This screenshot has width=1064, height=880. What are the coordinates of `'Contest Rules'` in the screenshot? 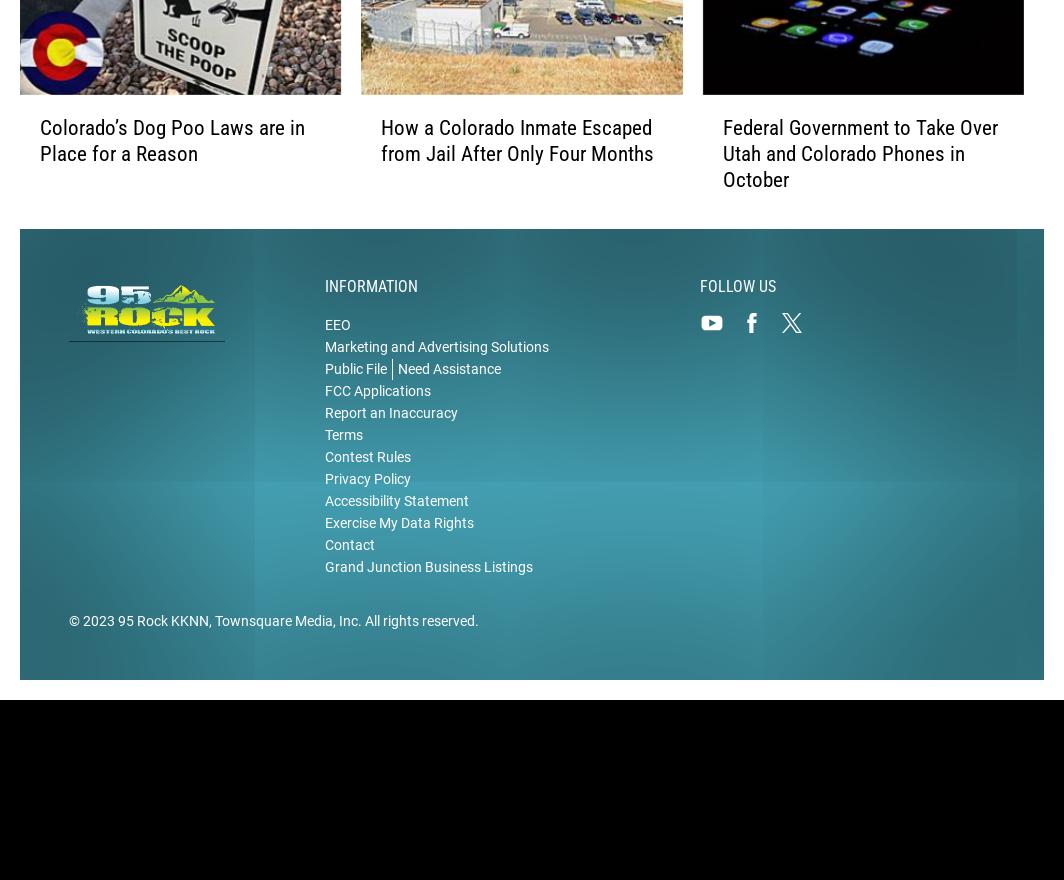 It's located at (368, 457).